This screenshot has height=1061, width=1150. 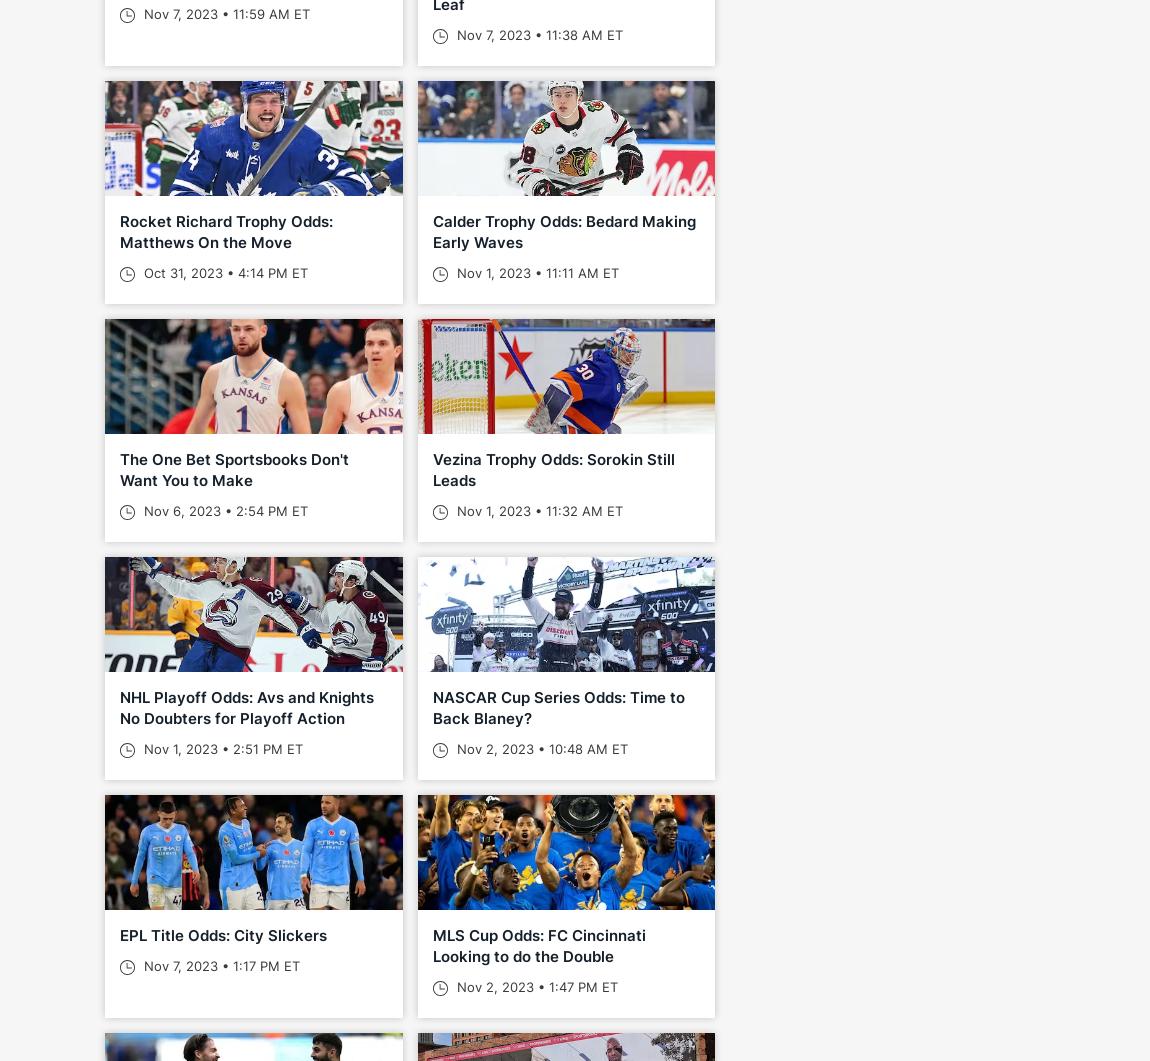 I want to click on 'NASCAR Cup Series Odds: Time to Back Blaney?', so click(x=557, y=708).